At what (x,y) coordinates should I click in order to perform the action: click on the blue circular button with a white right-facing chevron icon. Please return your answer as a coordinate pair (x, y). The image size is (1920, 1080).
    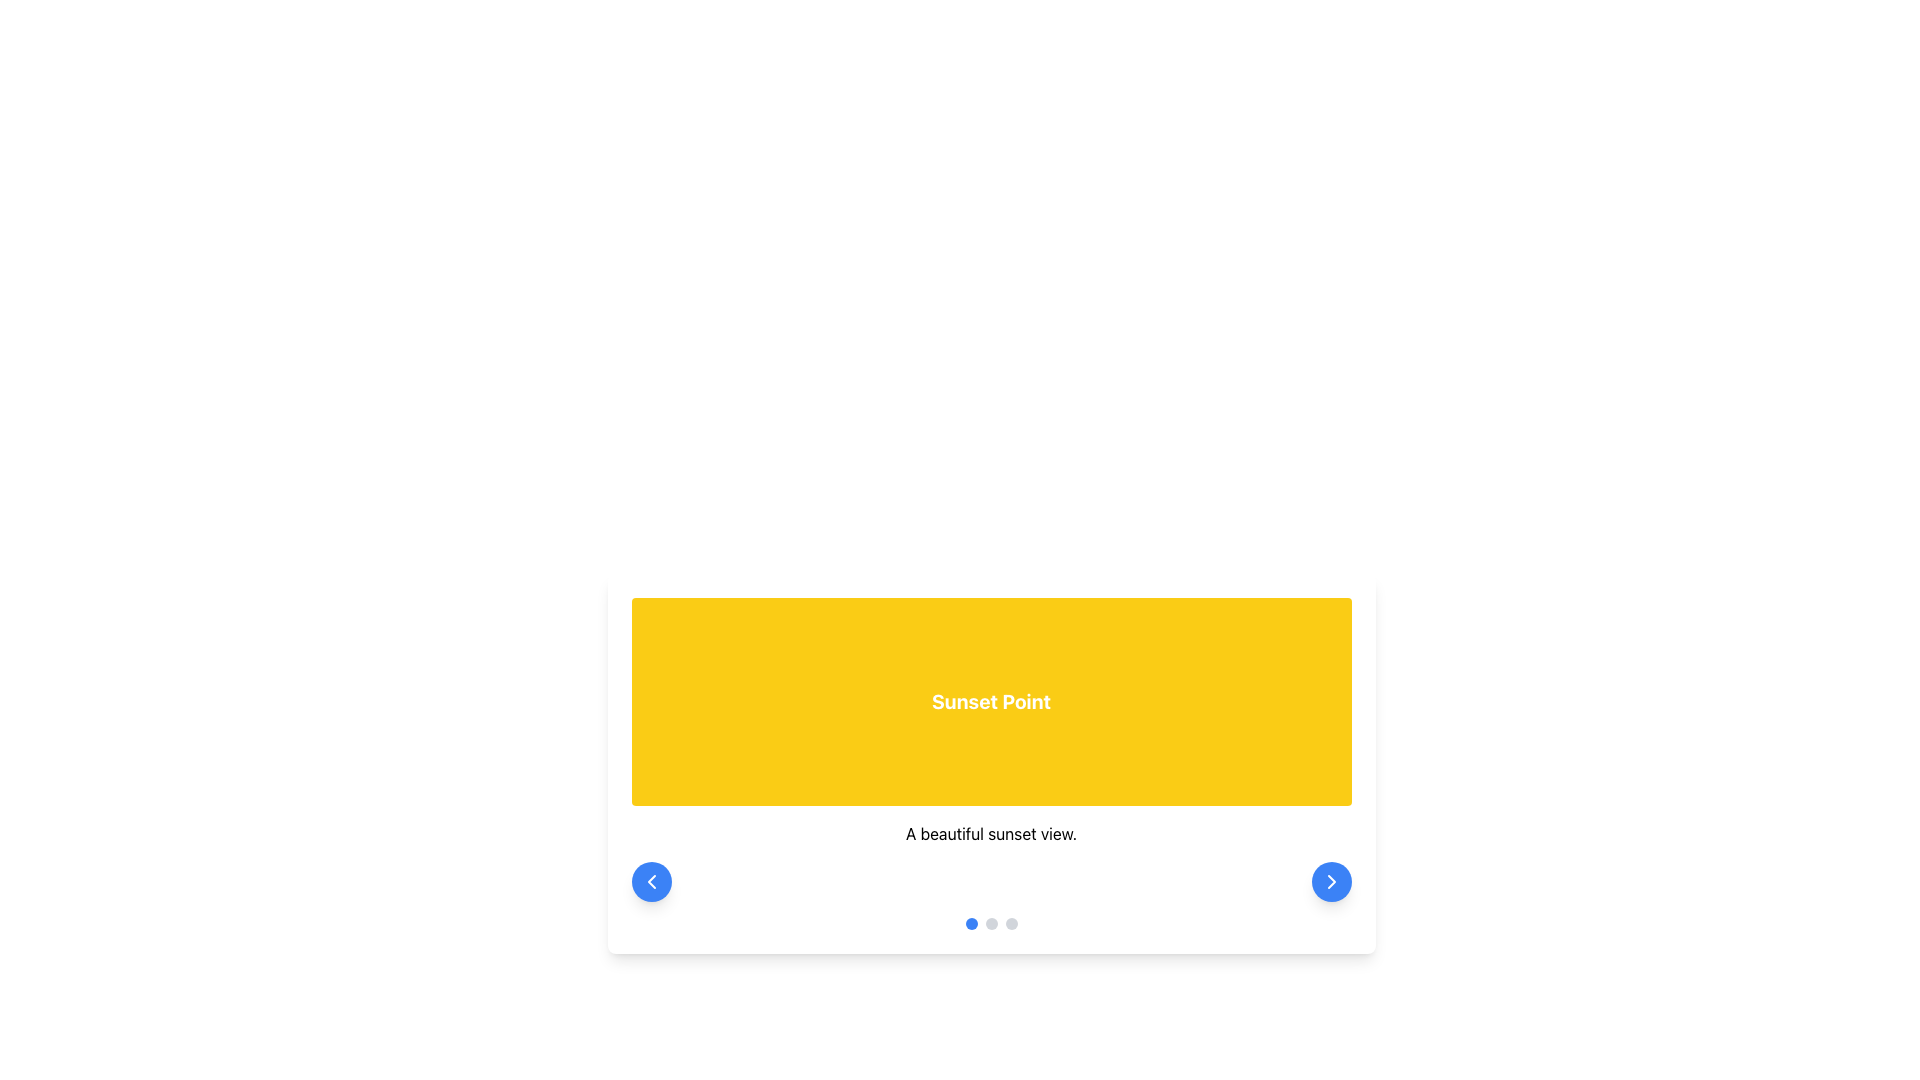
    Looking at the image, I should click on (1331, 881).